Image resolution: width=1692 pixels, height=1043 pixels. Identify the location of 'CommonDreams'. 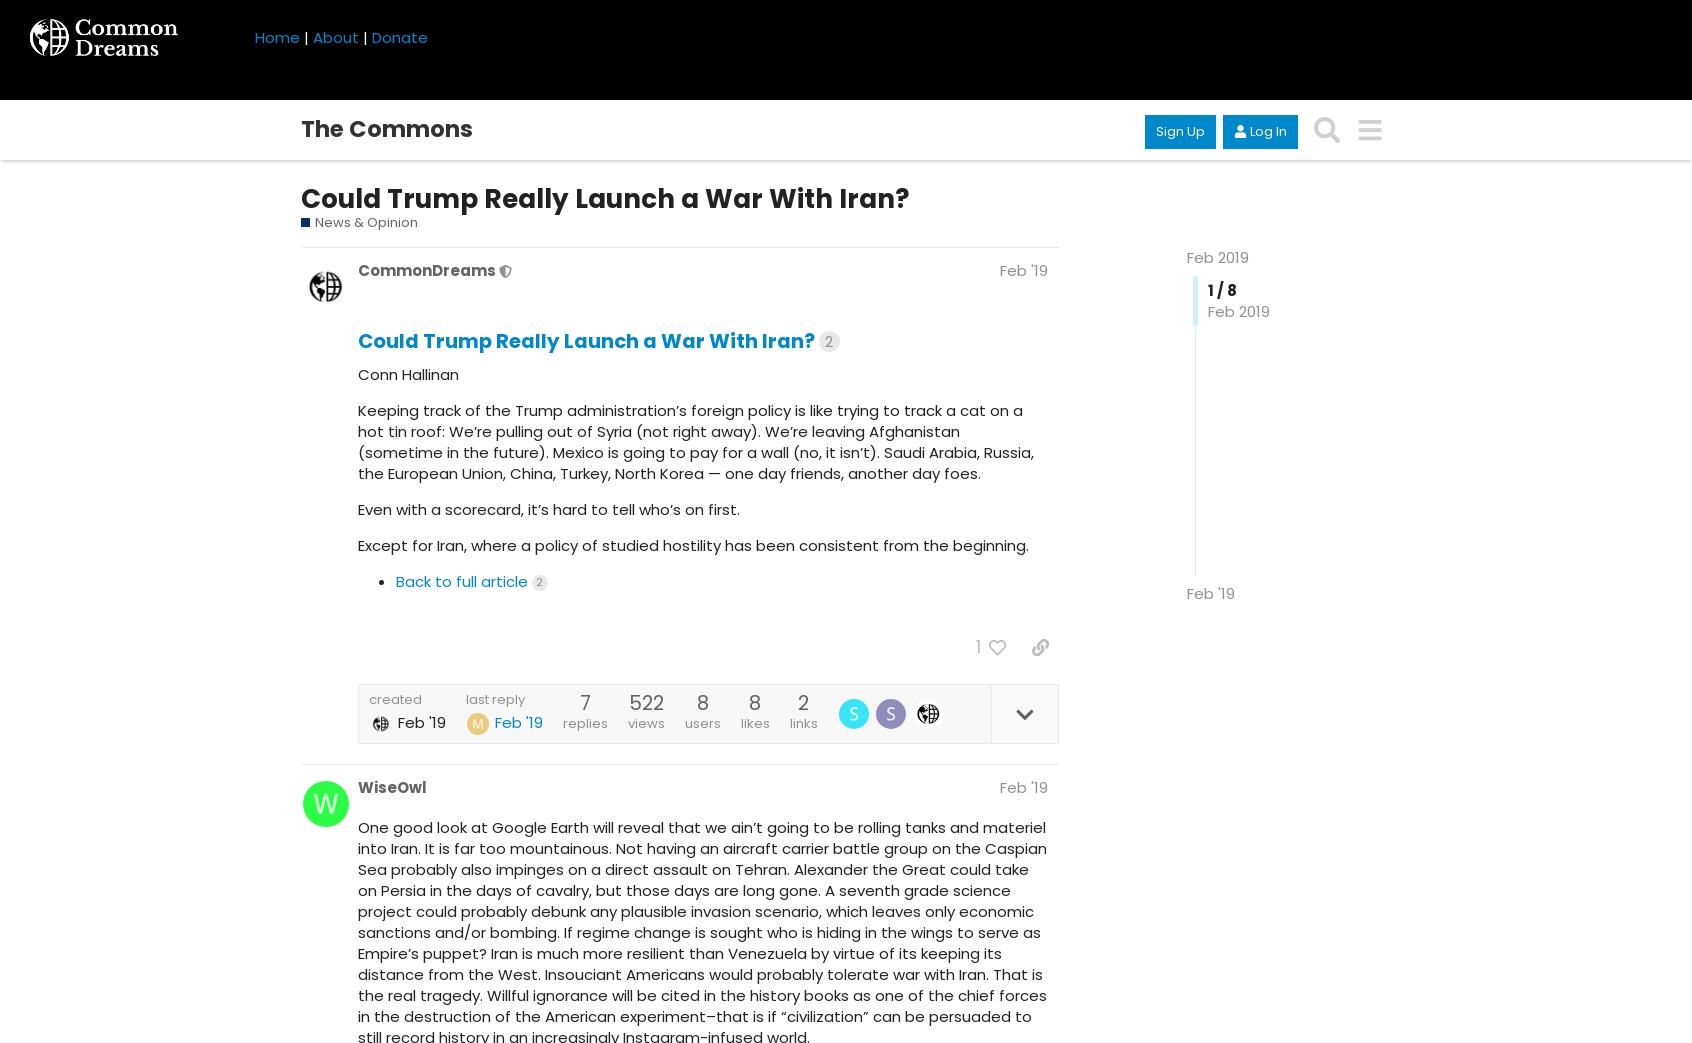
(358, 270).